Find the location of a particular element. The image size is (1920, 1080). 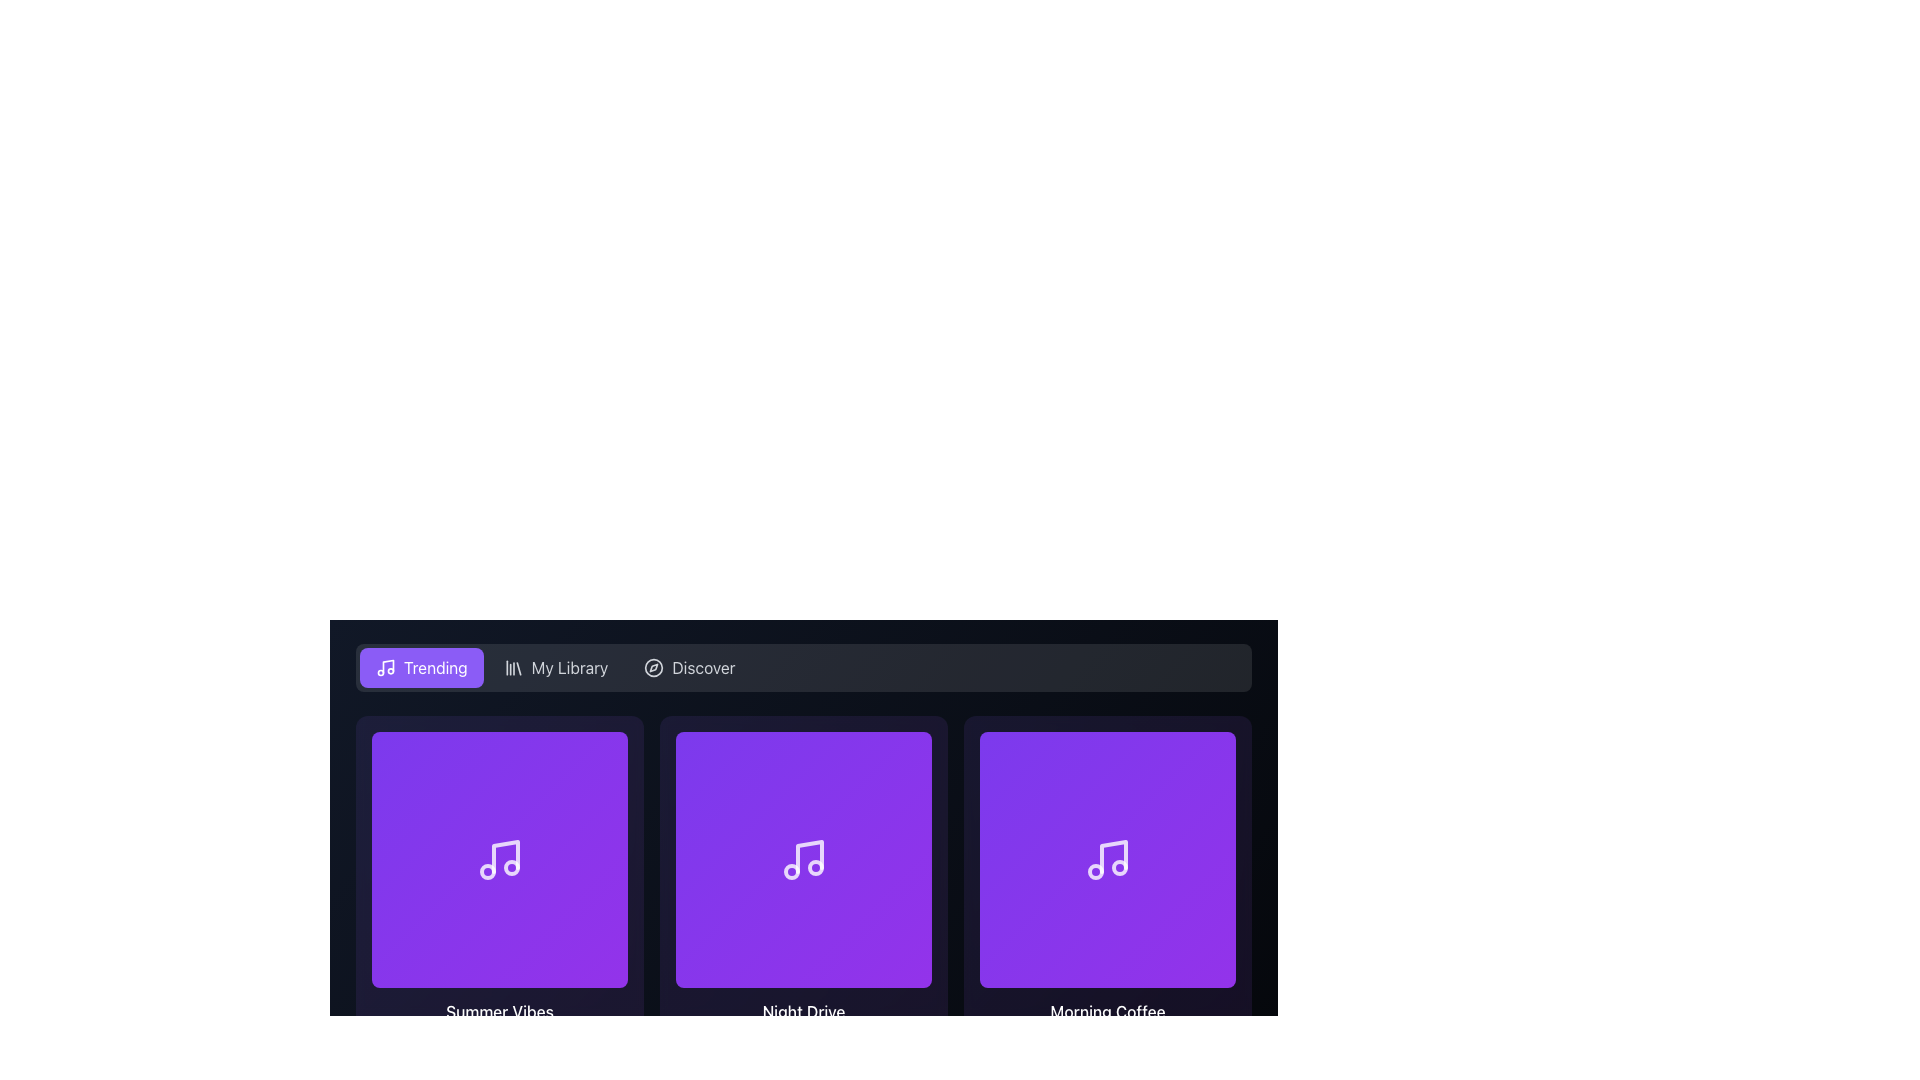

the minimalist compass icon located within the 'Discover' button in the horizontal navbar is located at coordinates (654, 667).